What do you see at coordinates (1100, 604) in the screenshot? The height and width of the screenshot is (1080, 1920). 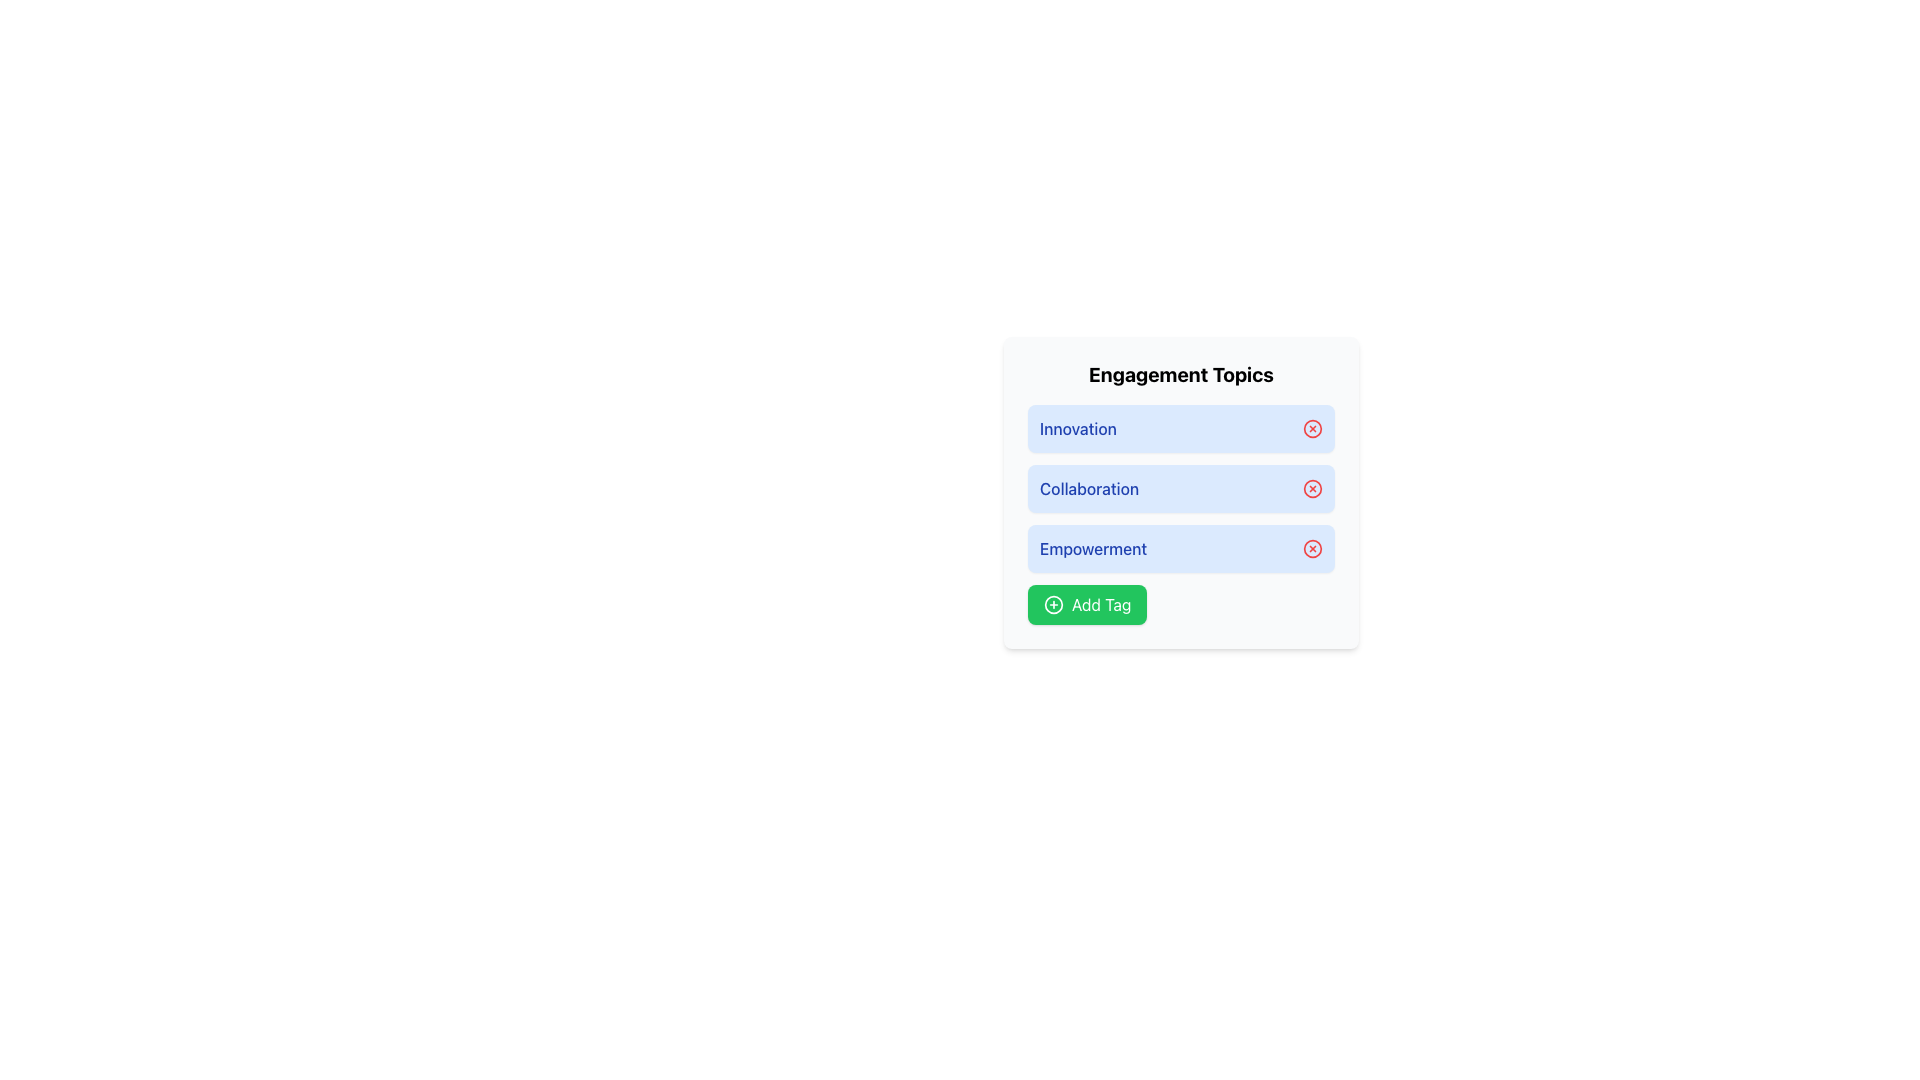 I see `'Add Tag' text label element, styled with a white font on a green button, located in the bottom-right corner of the 'Engagement Topics' section, using developer tools` at bounding box center [1100, 604].